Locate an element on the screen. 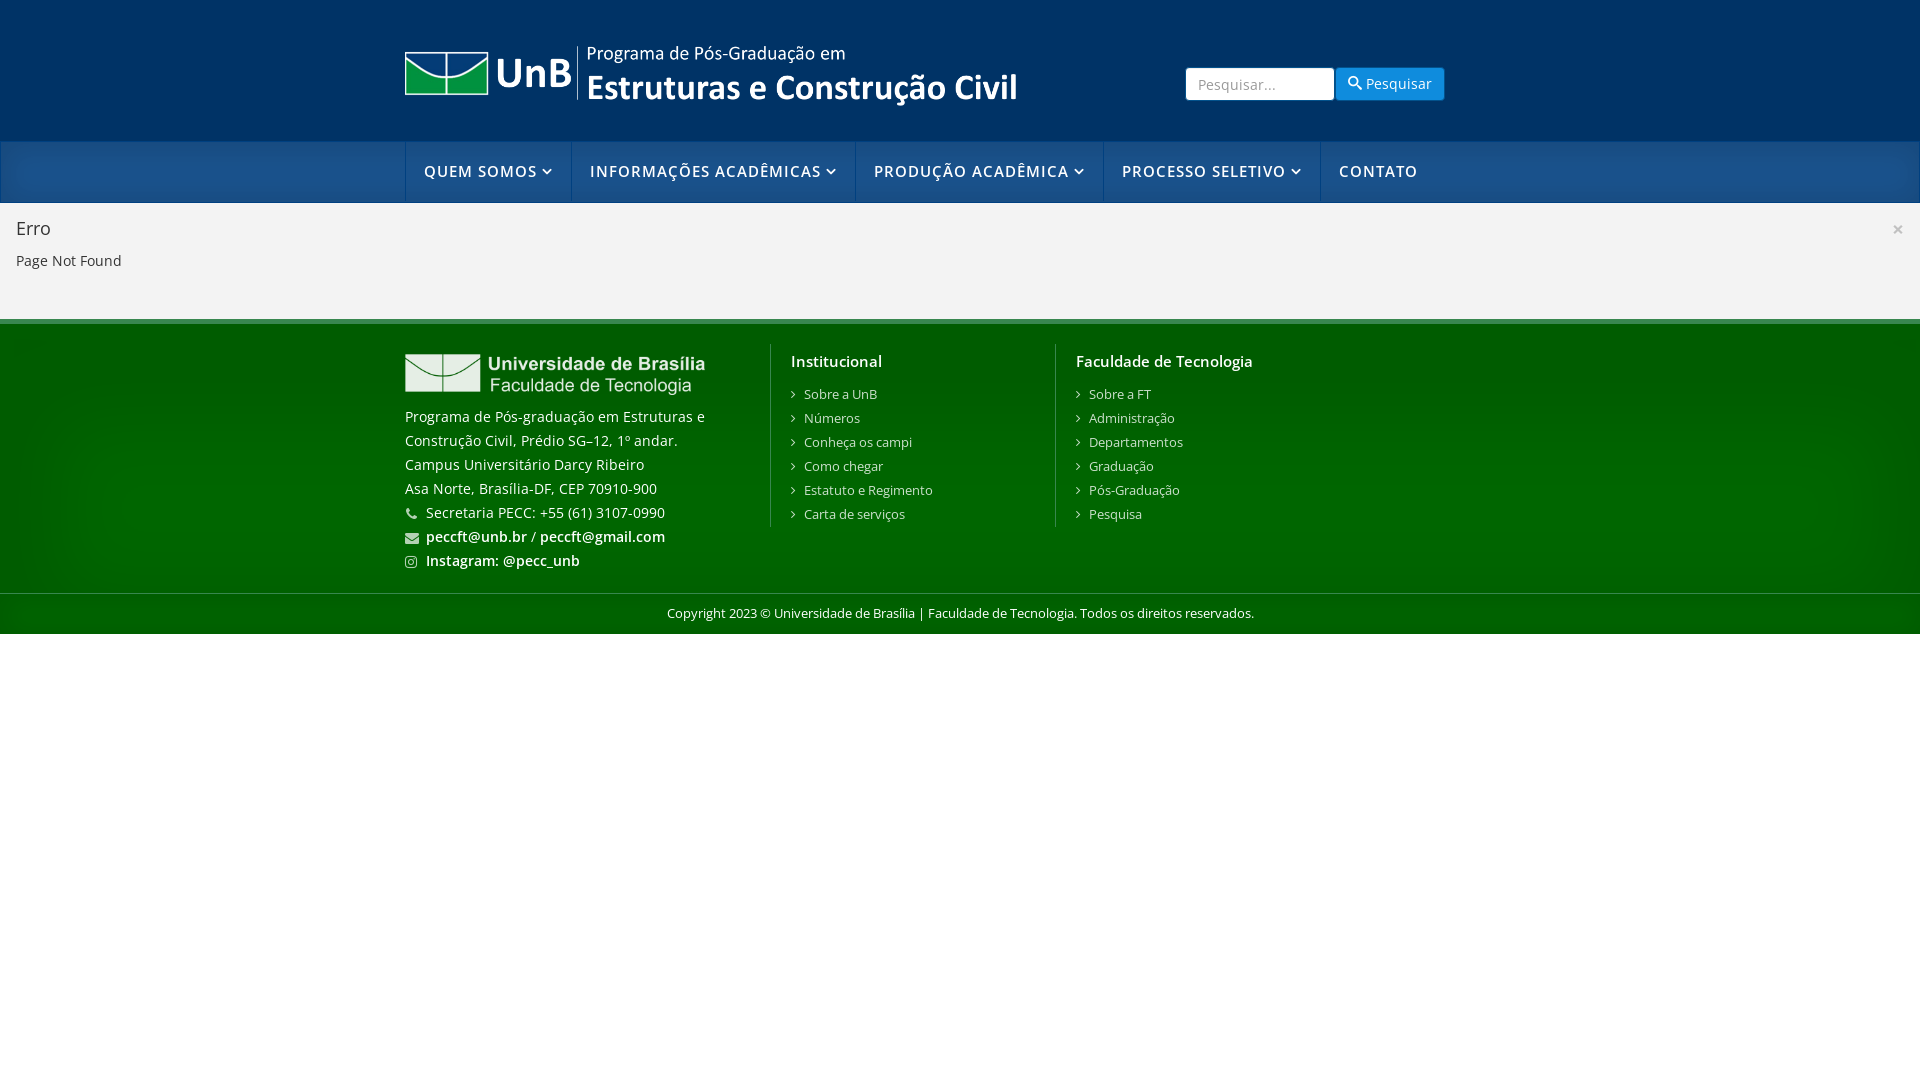  'Estatuto e Regimento' is located at coordinates (911, 490).